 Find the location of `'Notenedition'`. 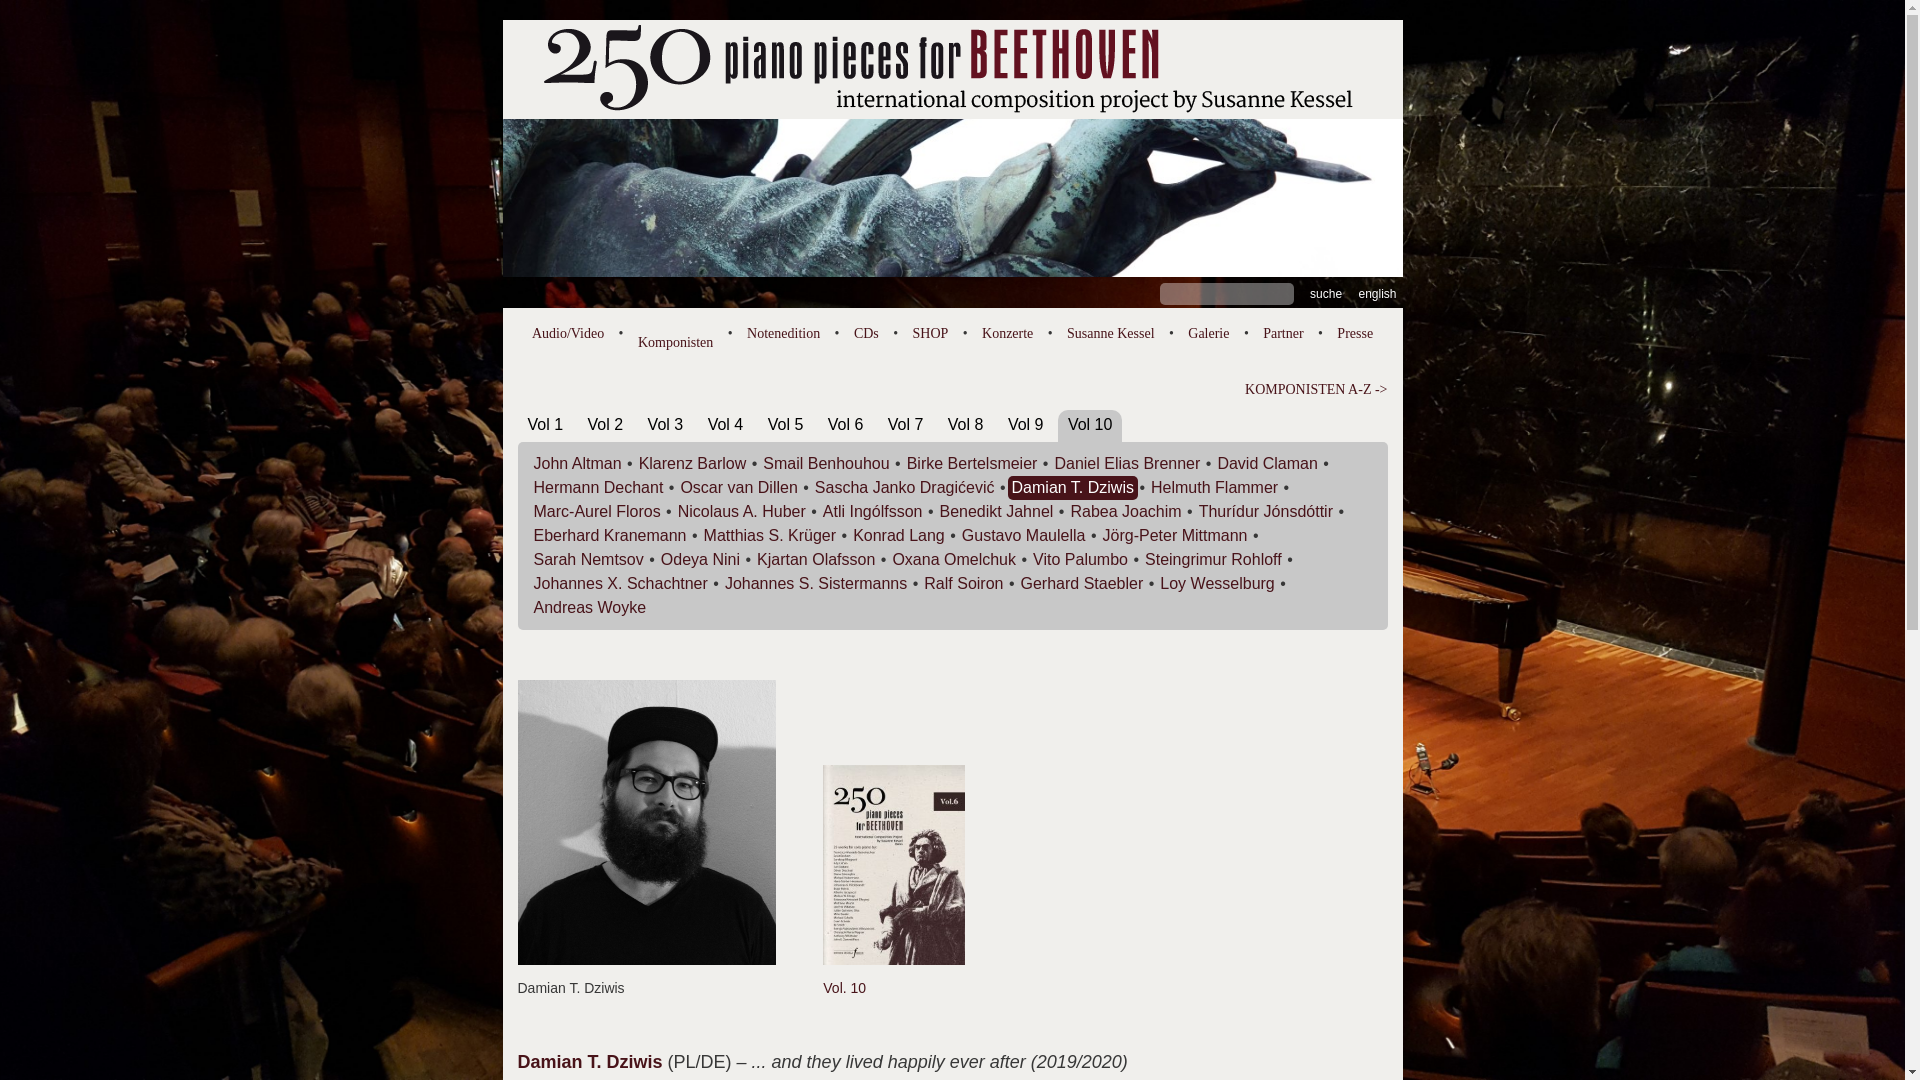

'Notenedition' is located at coordinates (782, 332).